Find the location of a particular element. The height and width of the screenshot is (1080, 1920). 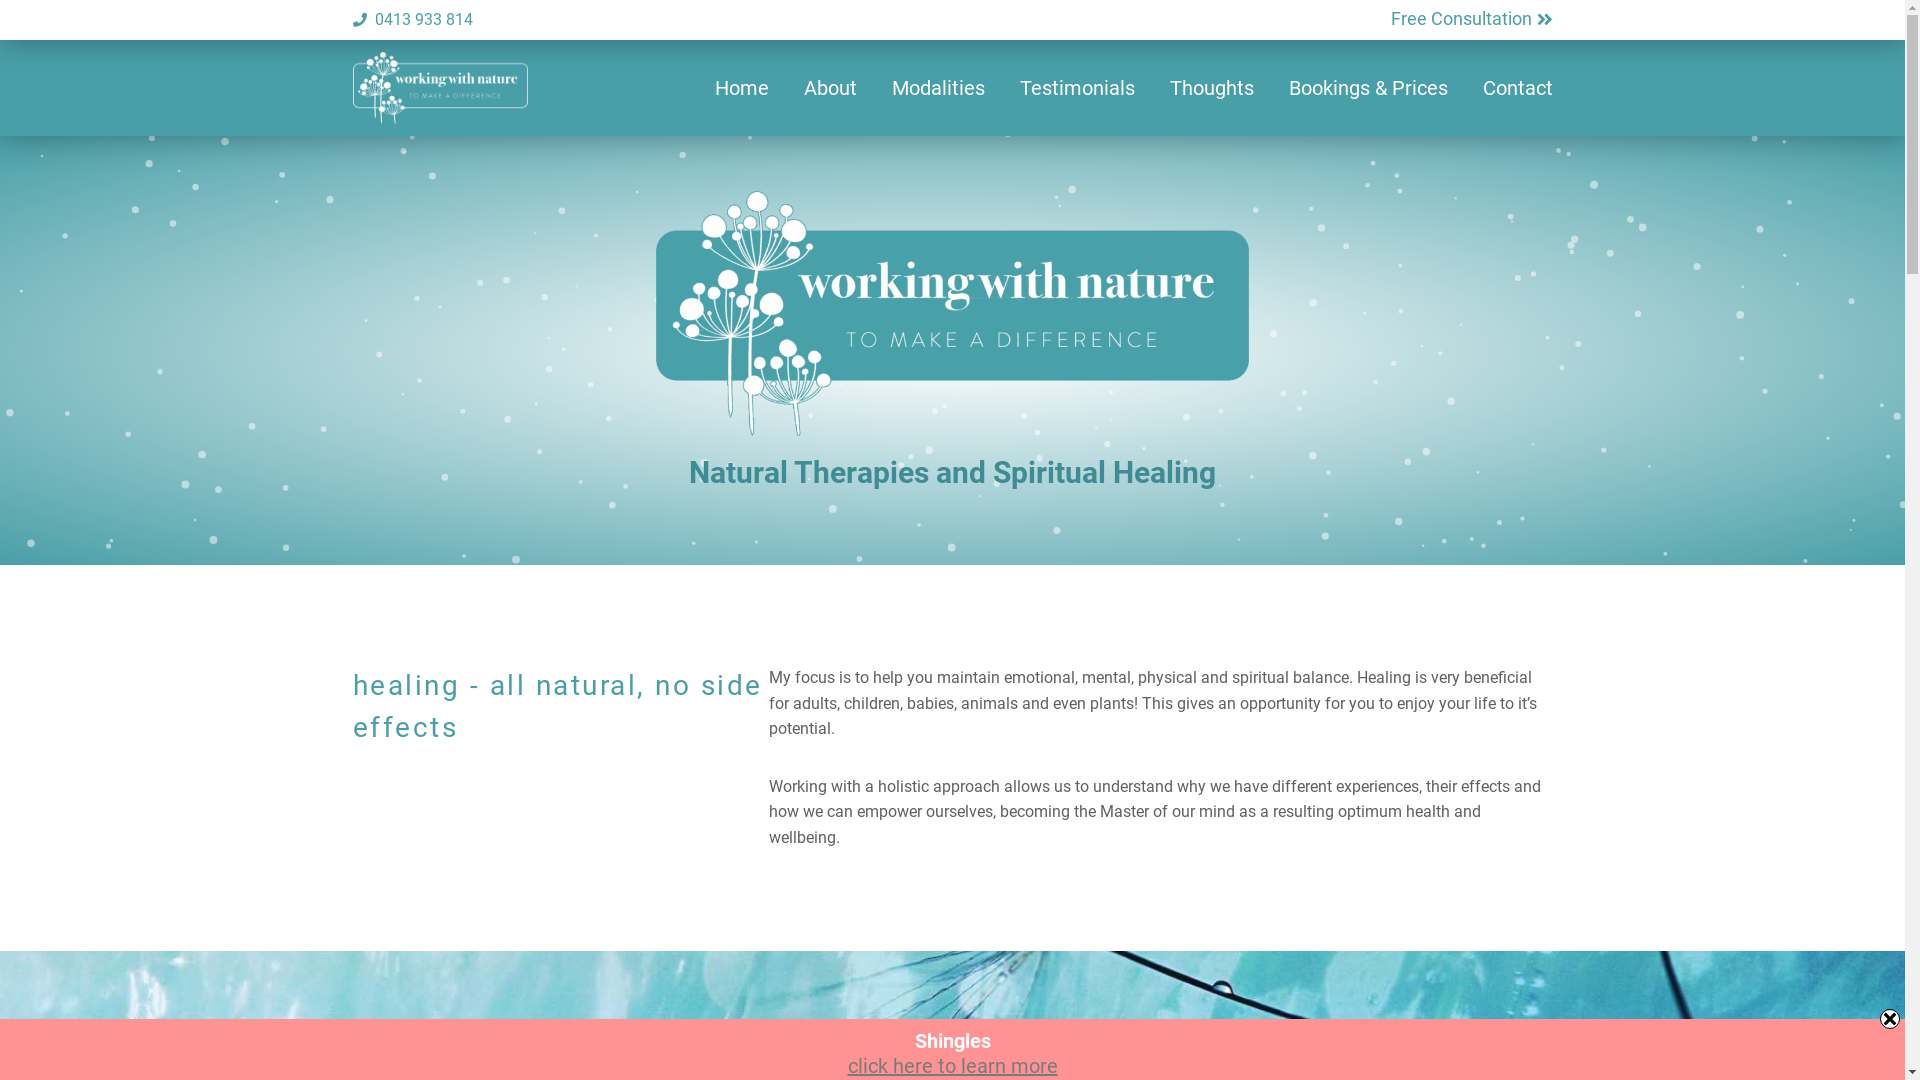

'Bookings & Prices' is located at coordinates (1366, 87).